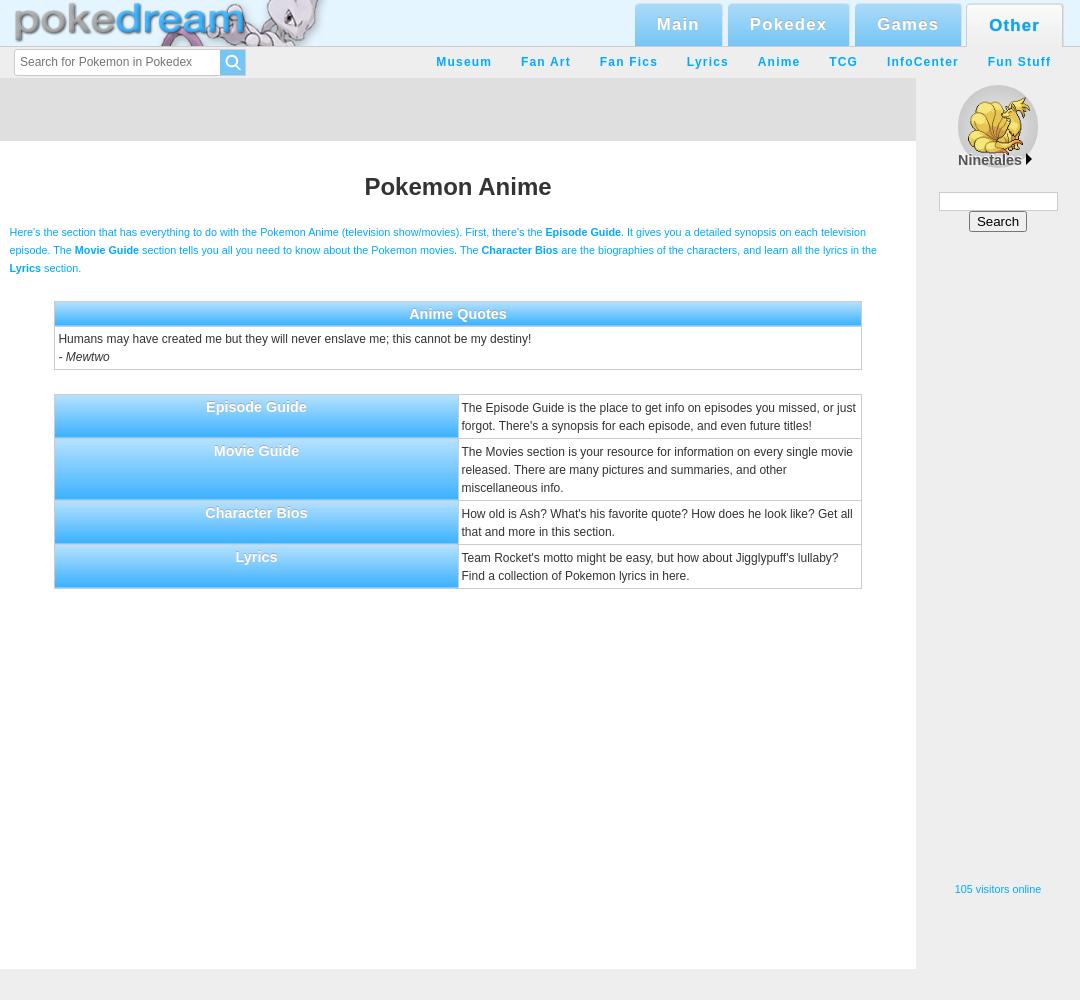 Image resolution: width=1080 pixels, height=1000 pixels. What do you see at coordinates (1014, 25) in the screenshot?
I see `'Other'` at bounding box center [1014, 25].